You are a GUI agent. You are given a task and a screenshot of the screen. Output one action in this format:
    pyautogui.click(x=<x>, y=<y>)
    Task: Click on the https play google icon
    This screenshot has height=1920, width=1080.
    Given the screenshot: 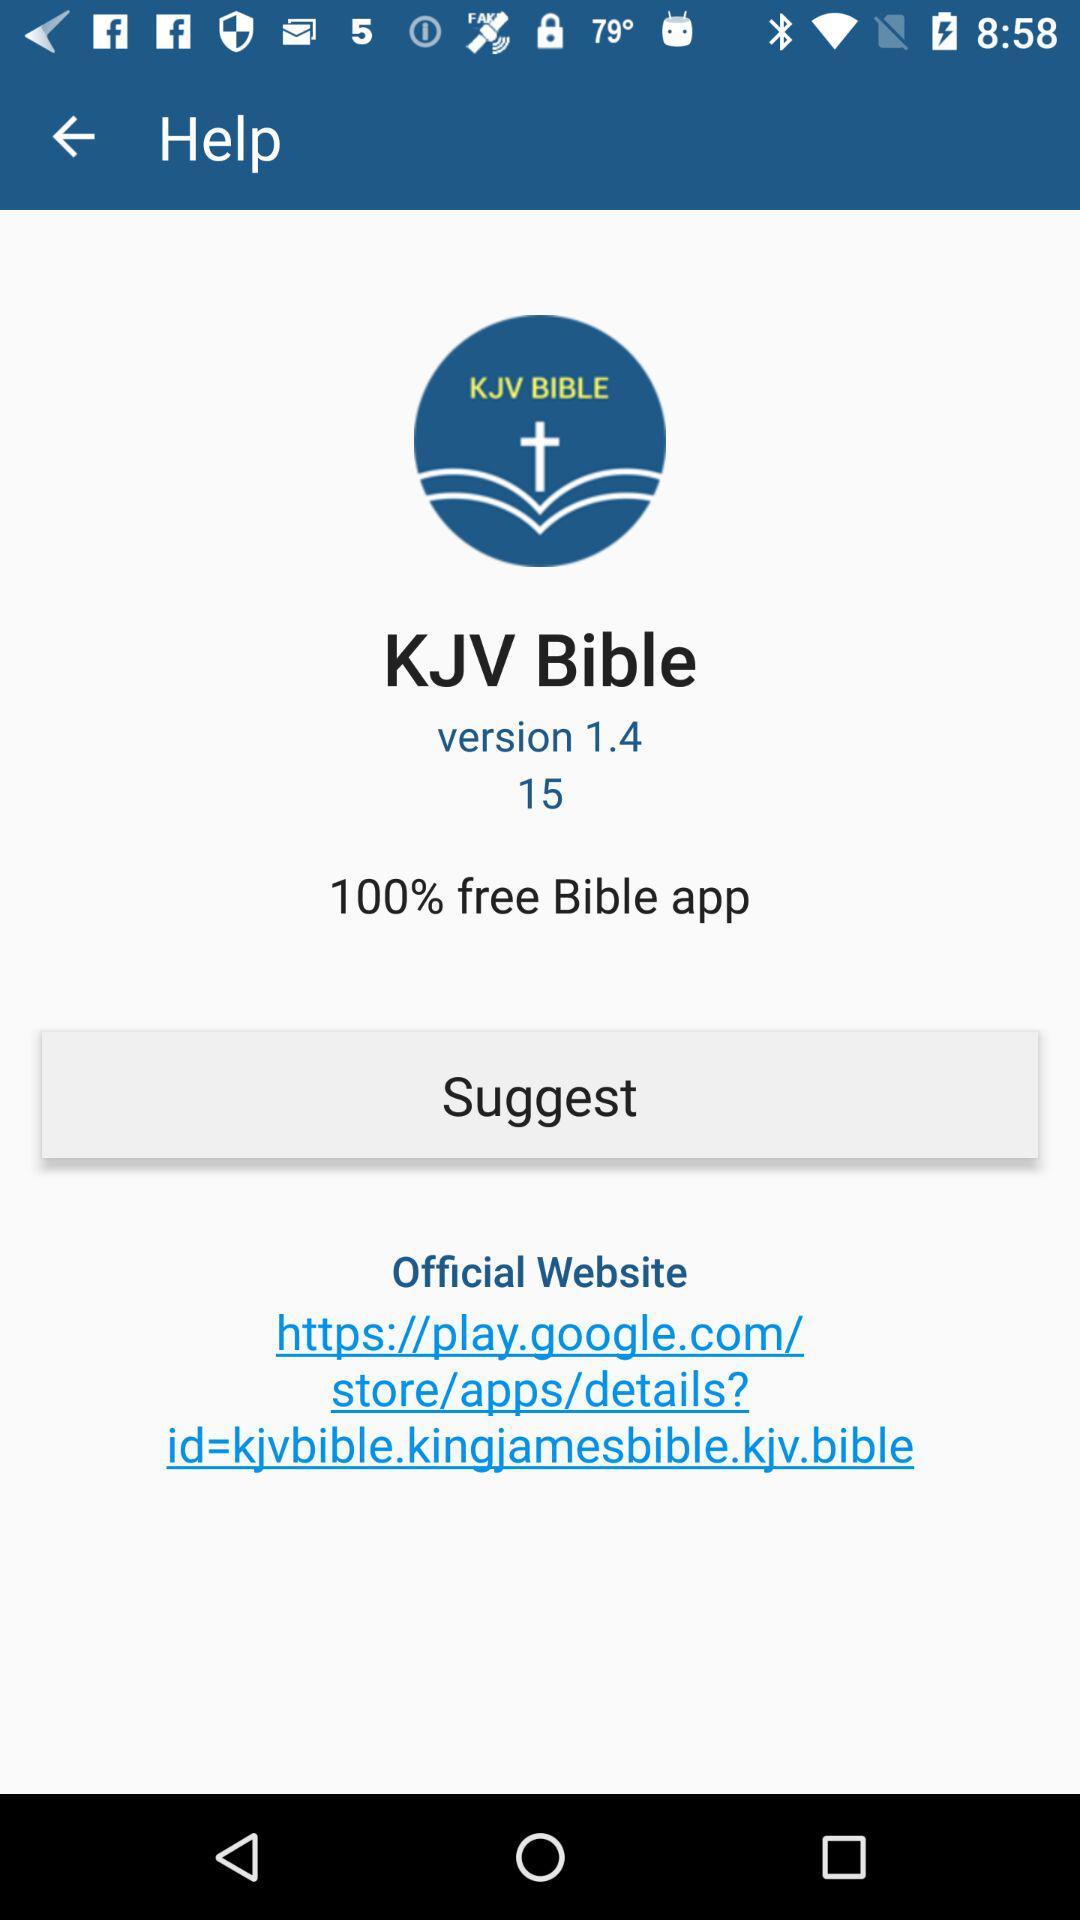 What is the action you would take?
    pyautogui.click(x=540, y=1386)
    